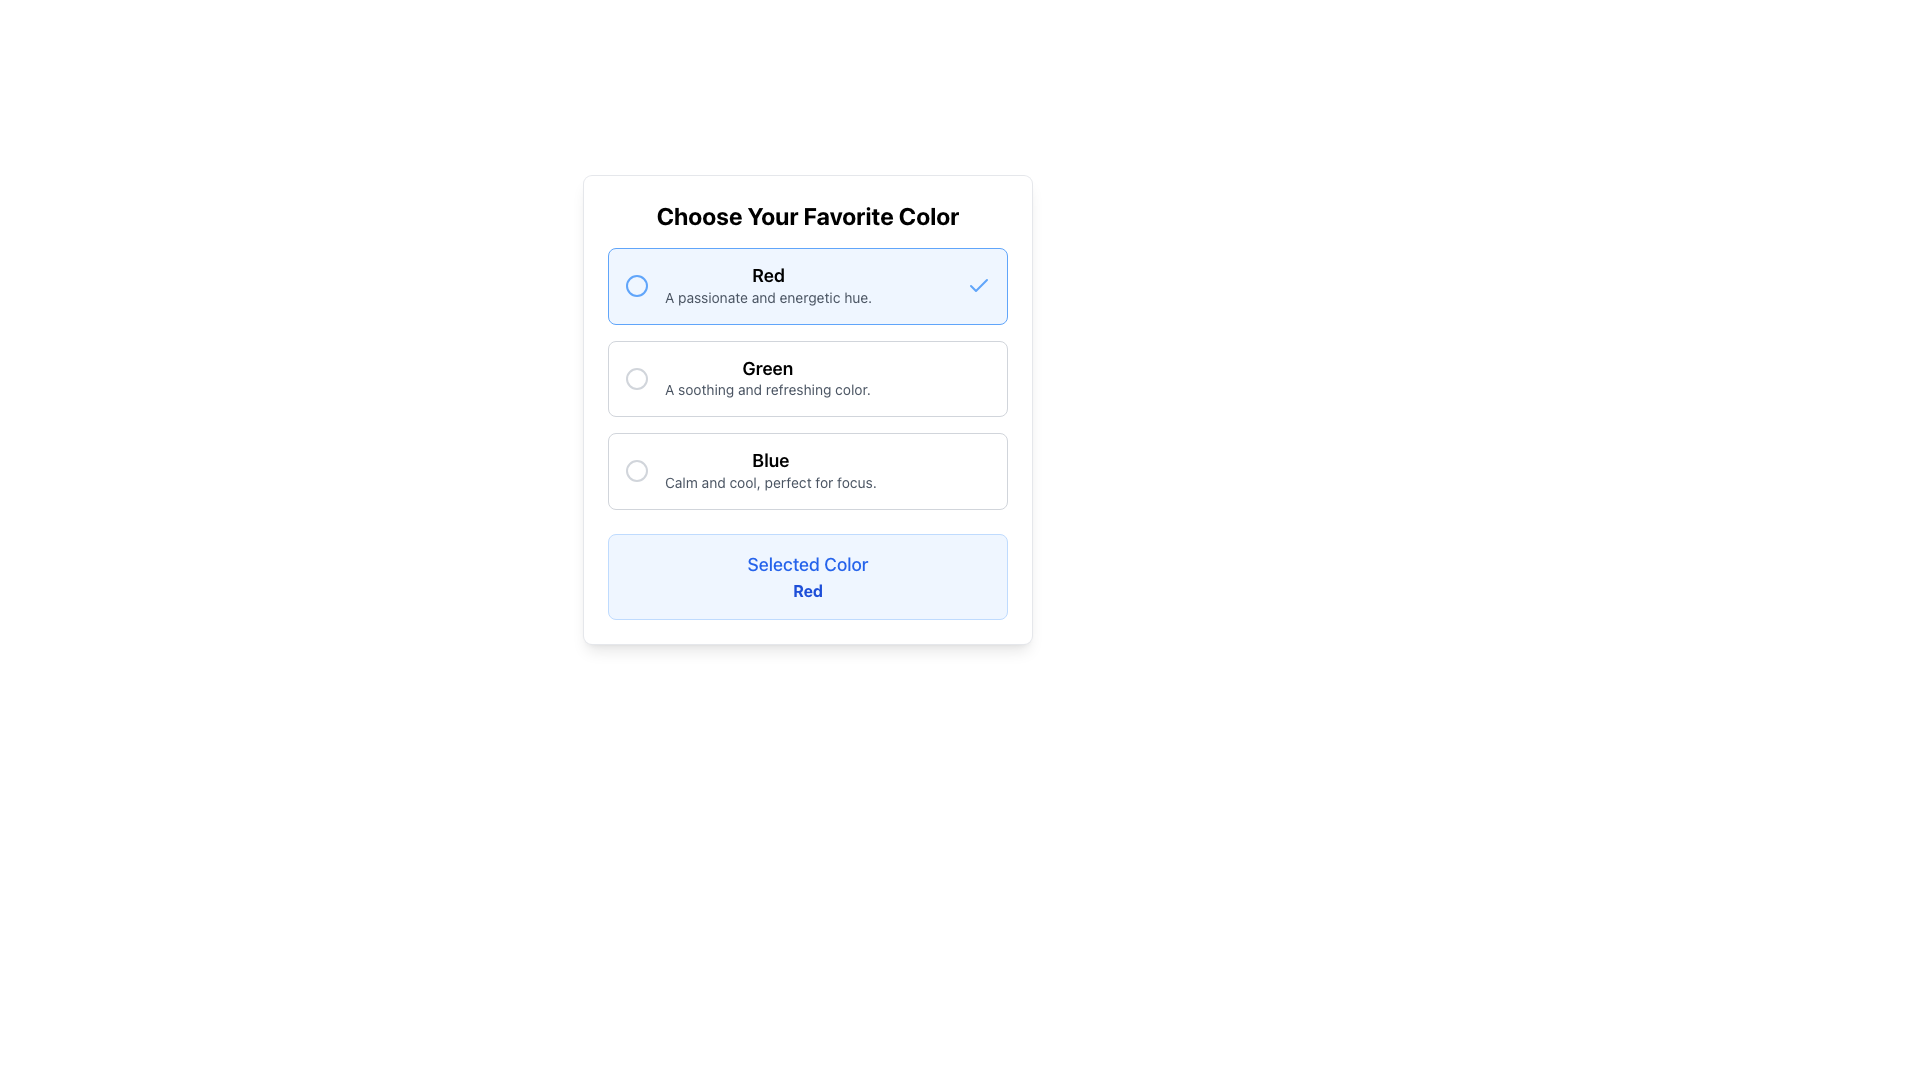 The width and height of the screenshot is (1920, 1080). What do you see at coordinates (767, 276) in the screenshot?
I see `the text label displaying 'Red', which is in bold font and serves as the title of the first selection item in the color options panel` at bounding box center [767, 276].